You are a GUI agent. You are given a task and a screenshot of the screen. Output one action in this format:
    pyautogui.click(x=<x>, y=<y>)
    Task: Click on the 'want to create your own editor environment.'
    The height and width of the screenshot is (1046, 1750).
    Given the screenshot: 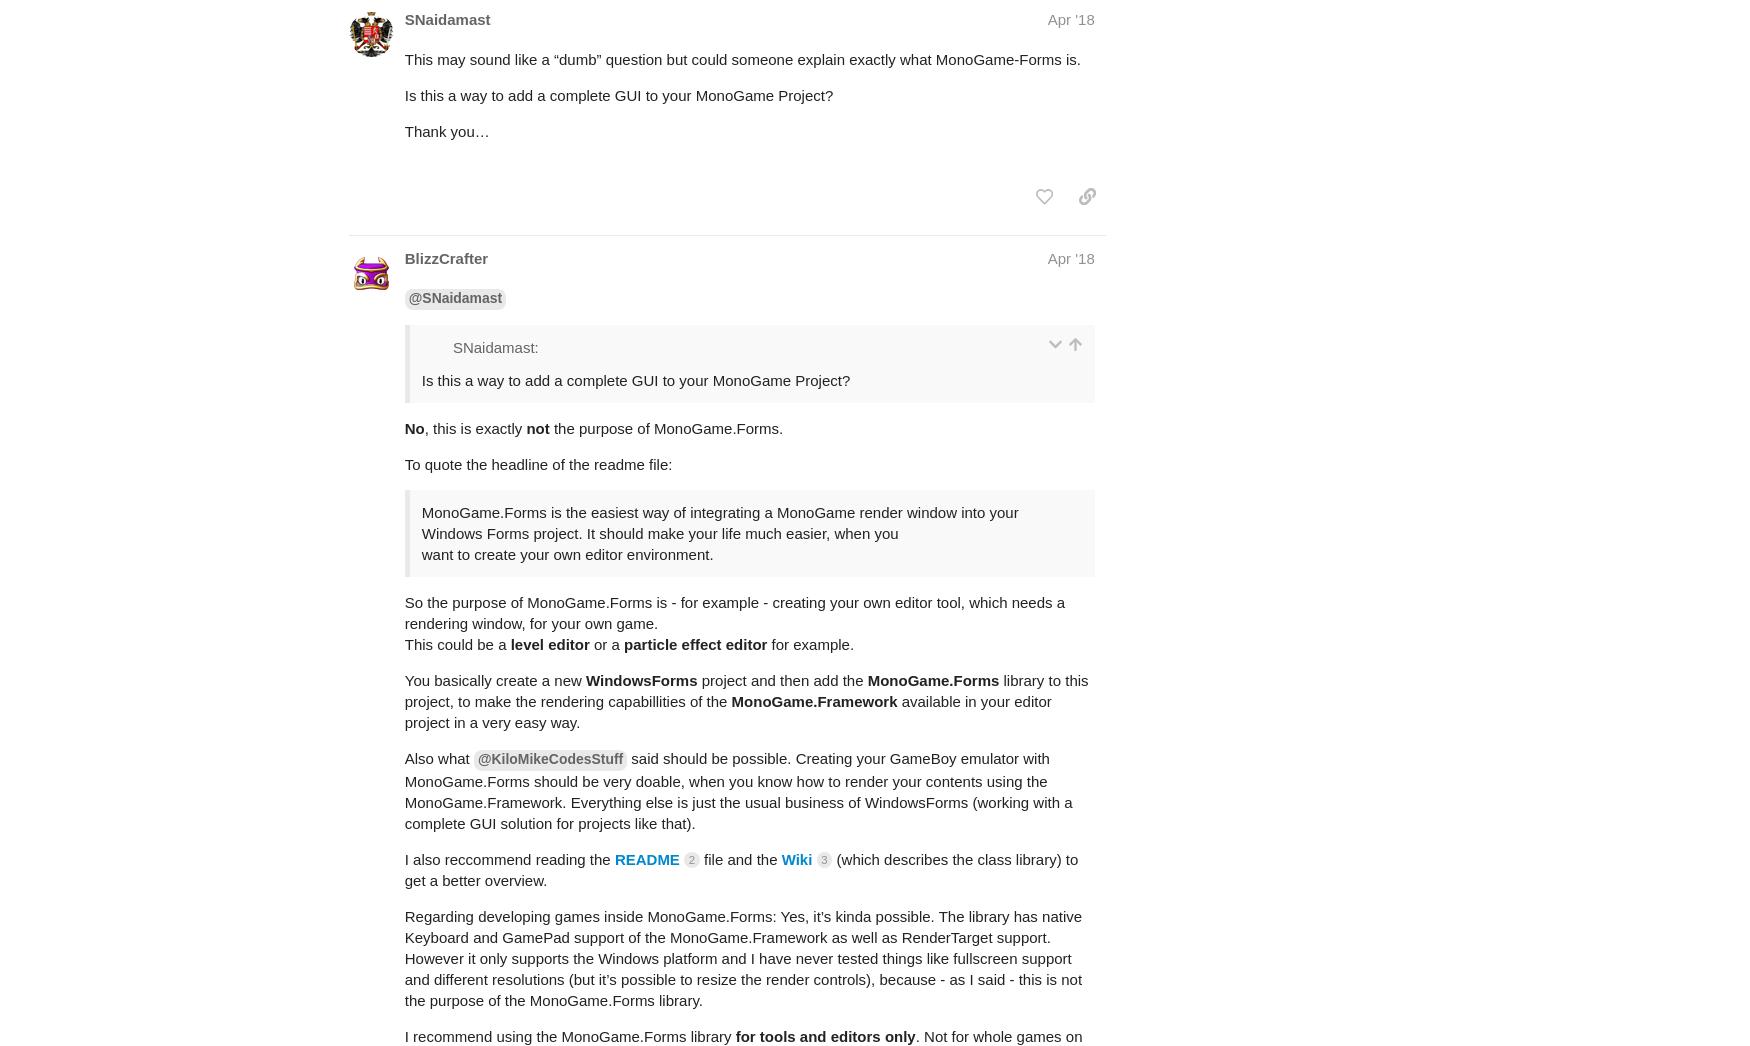 What is the action you would take?
    pyautogui.click(x=567, y=475)
    